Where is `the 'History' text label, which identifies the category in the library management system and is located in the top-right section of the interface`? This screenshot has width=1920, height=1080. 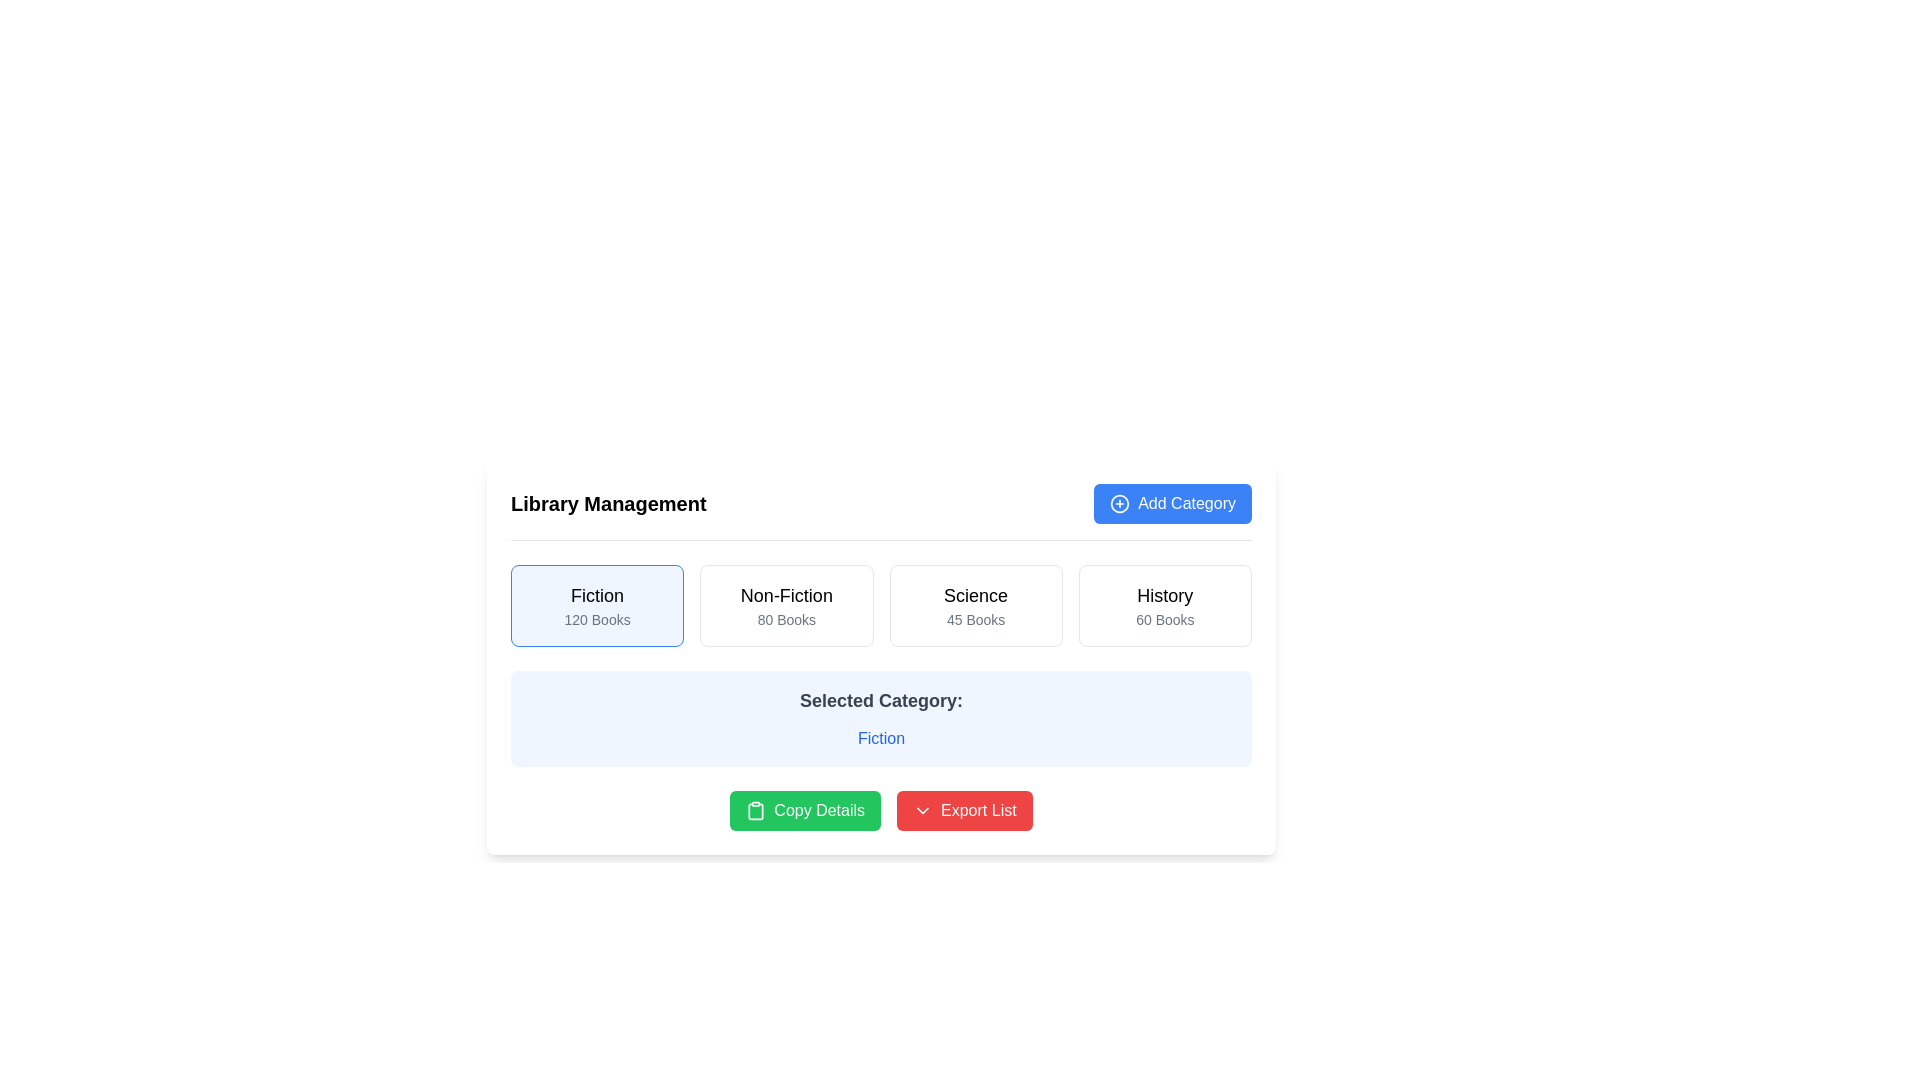 the 'History' text label, which identifies the category in the library management system and is located in the top-right section of the interface is located at coordinates (1165, 595).